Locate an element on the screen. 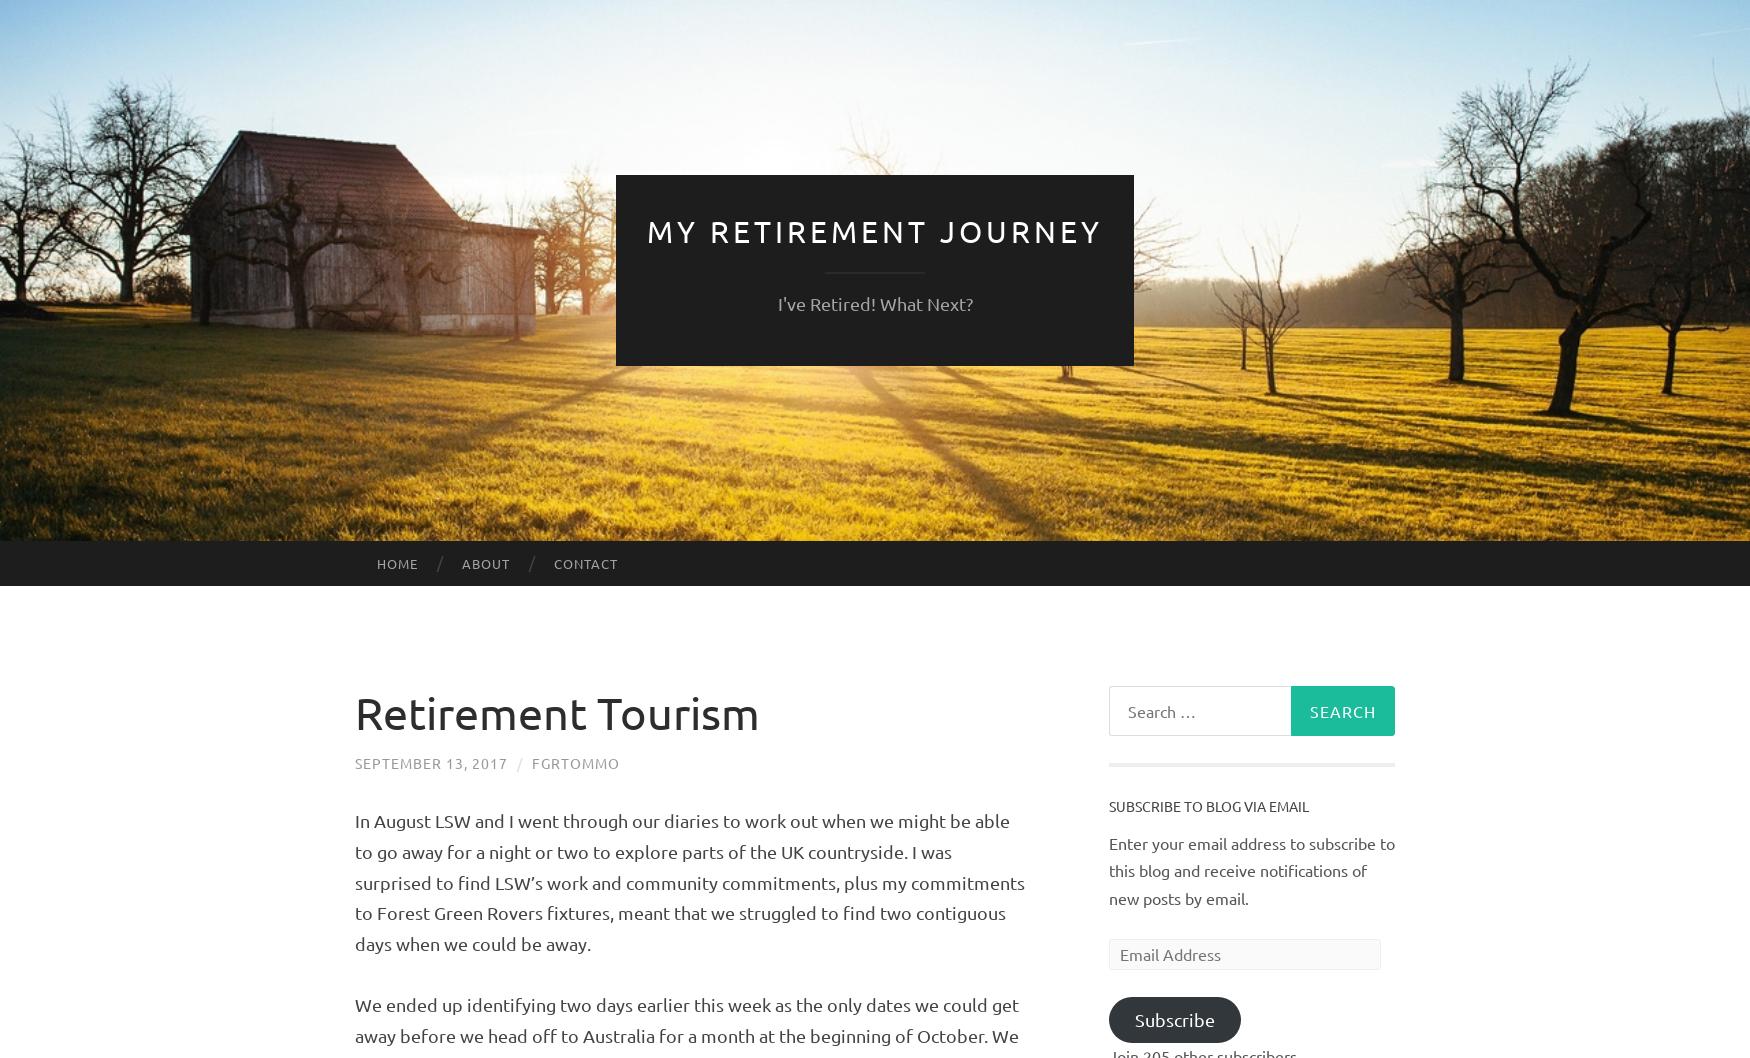  'September 13, 2017' is located at coordinates (355, 763).